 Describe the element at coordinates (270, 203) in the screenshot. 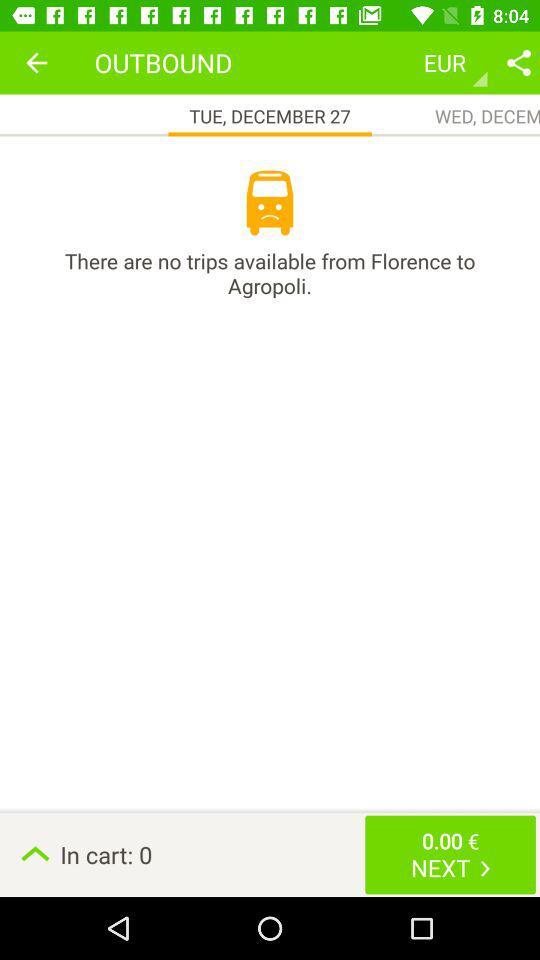

I see `item below tue, december 27 app` at that location.